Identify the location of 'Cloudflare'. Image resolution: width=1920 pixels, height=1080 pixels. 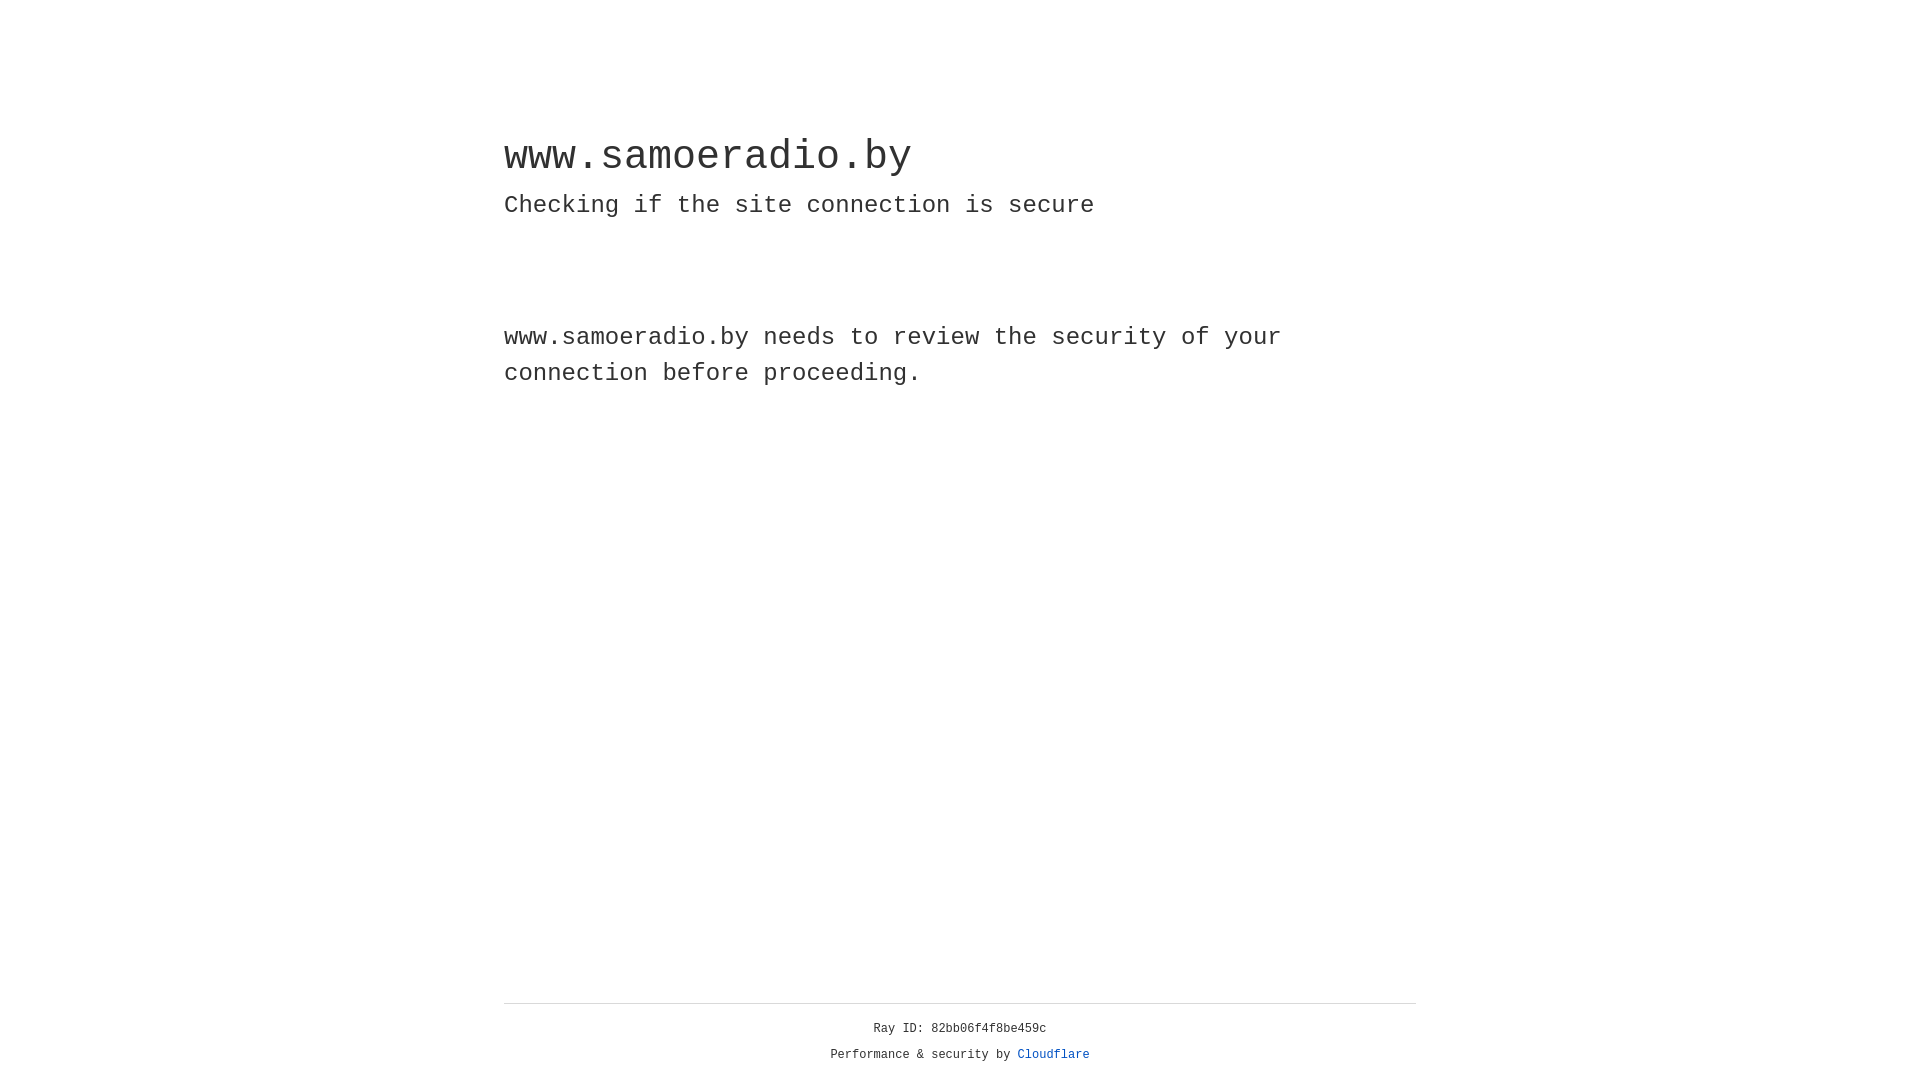
(1053, 1054).